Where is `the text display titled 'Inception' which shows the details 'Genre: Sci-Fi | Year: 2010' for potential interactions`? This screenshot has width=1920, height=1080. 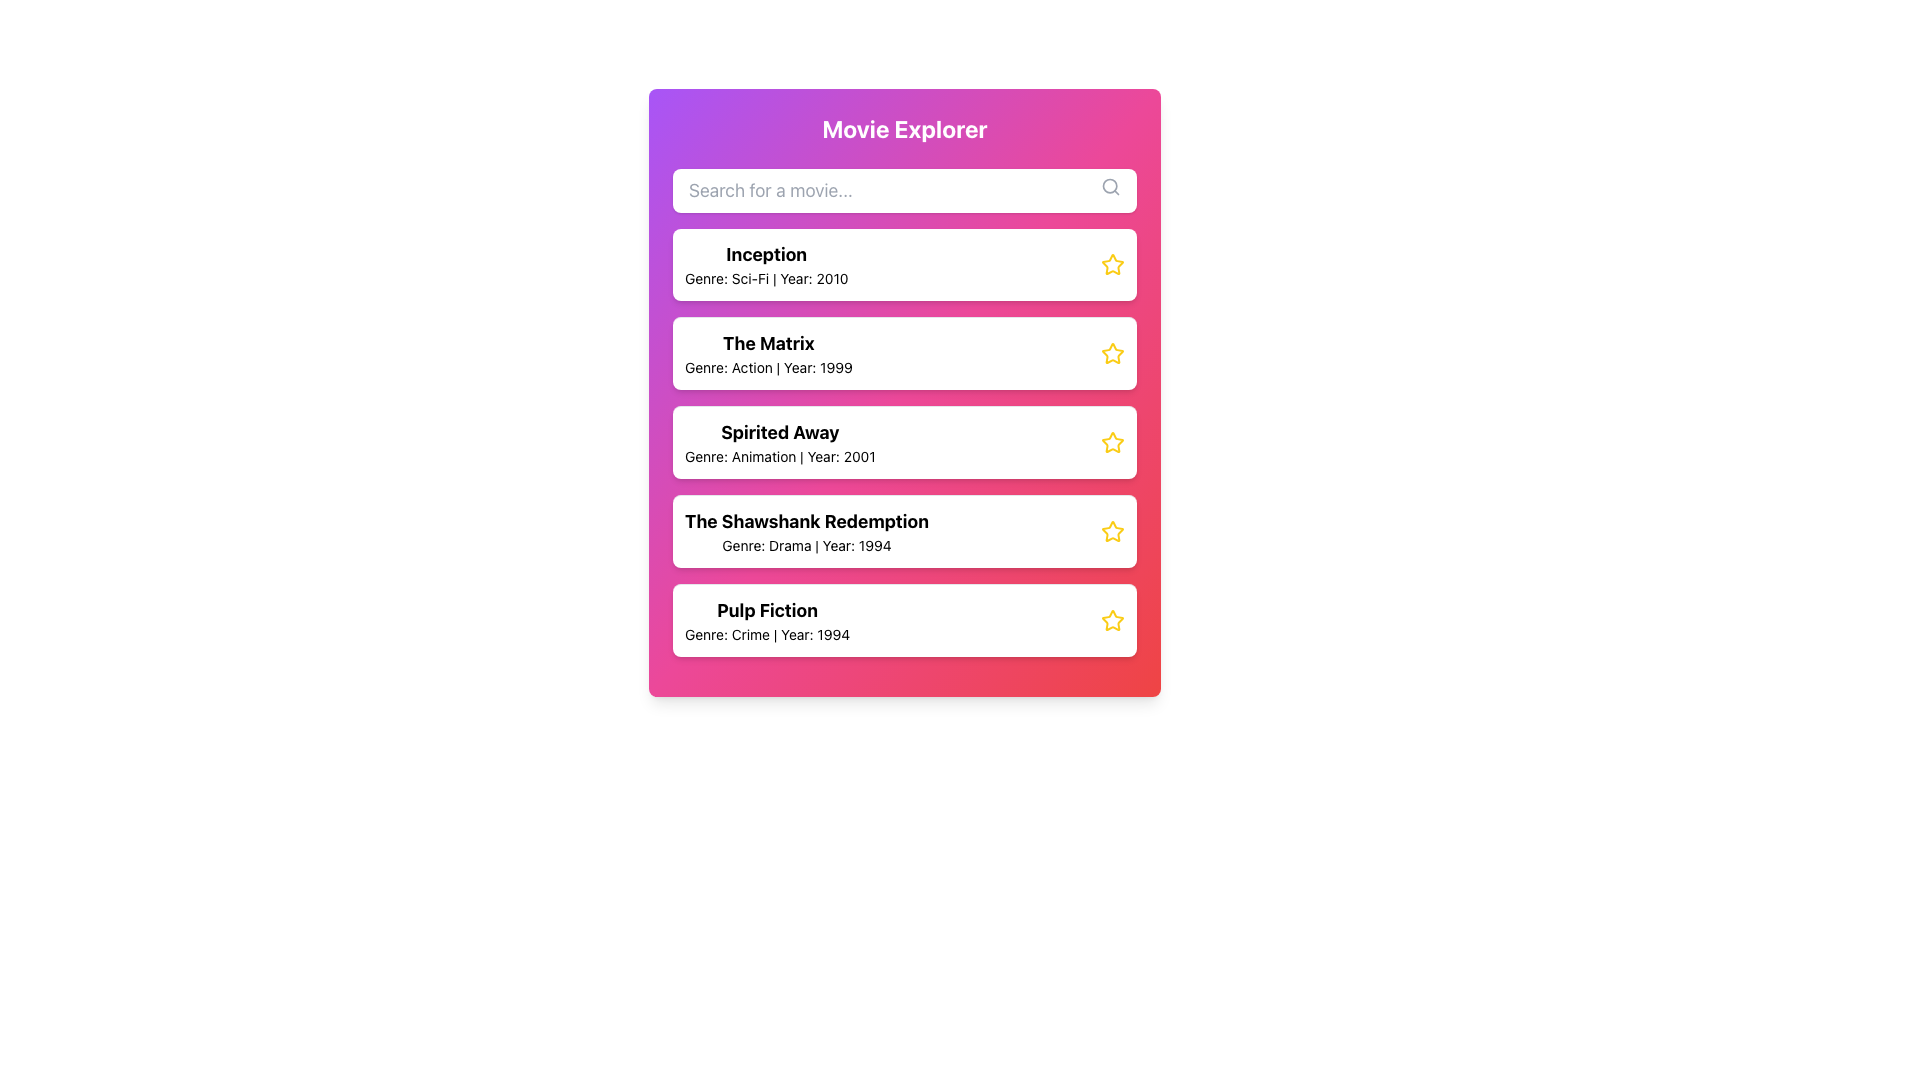
the text display titled 'Inception' which shows the details 'Genre: Sci-Fi | Year: 2010' for potential interactions is located at coordinates (765, 264).